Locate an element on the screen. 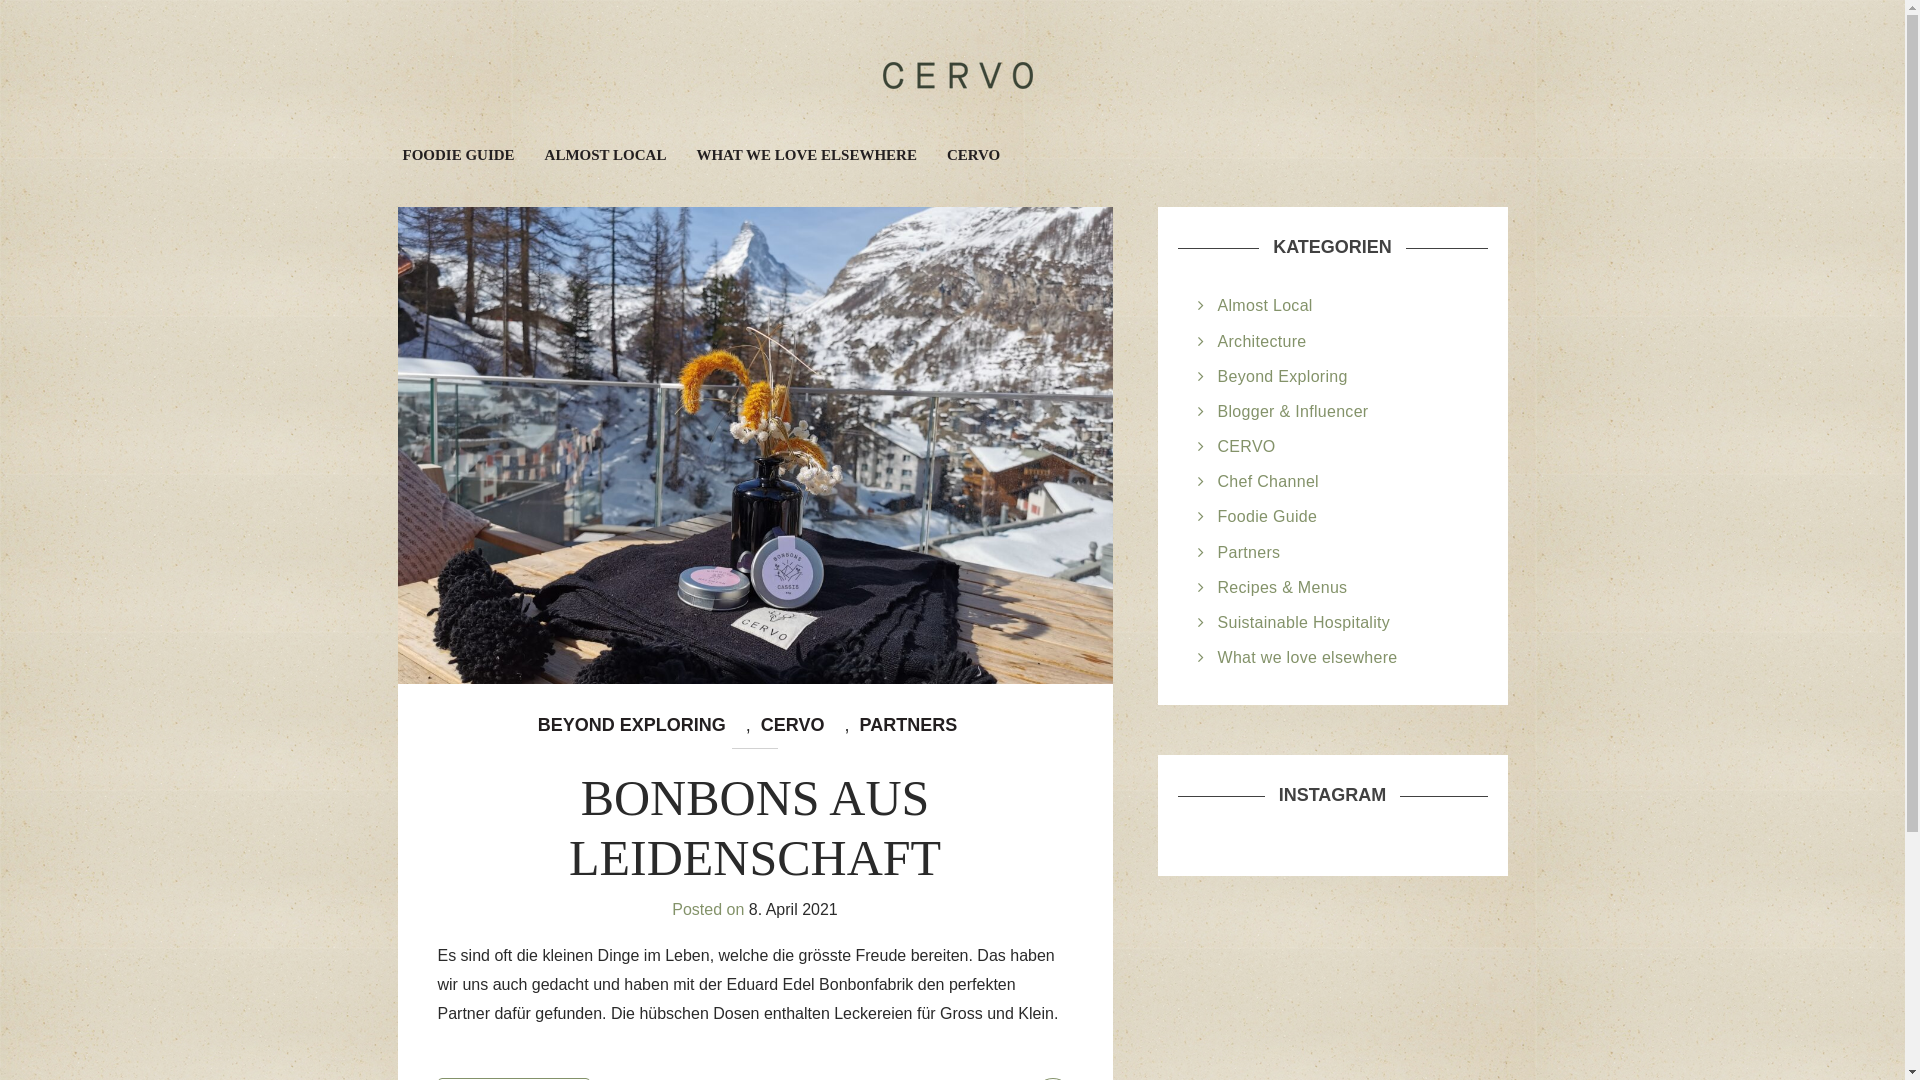 This screenshot has height=1080, width=1920. 'Almost Local' is located at coordinates (1217, 305).